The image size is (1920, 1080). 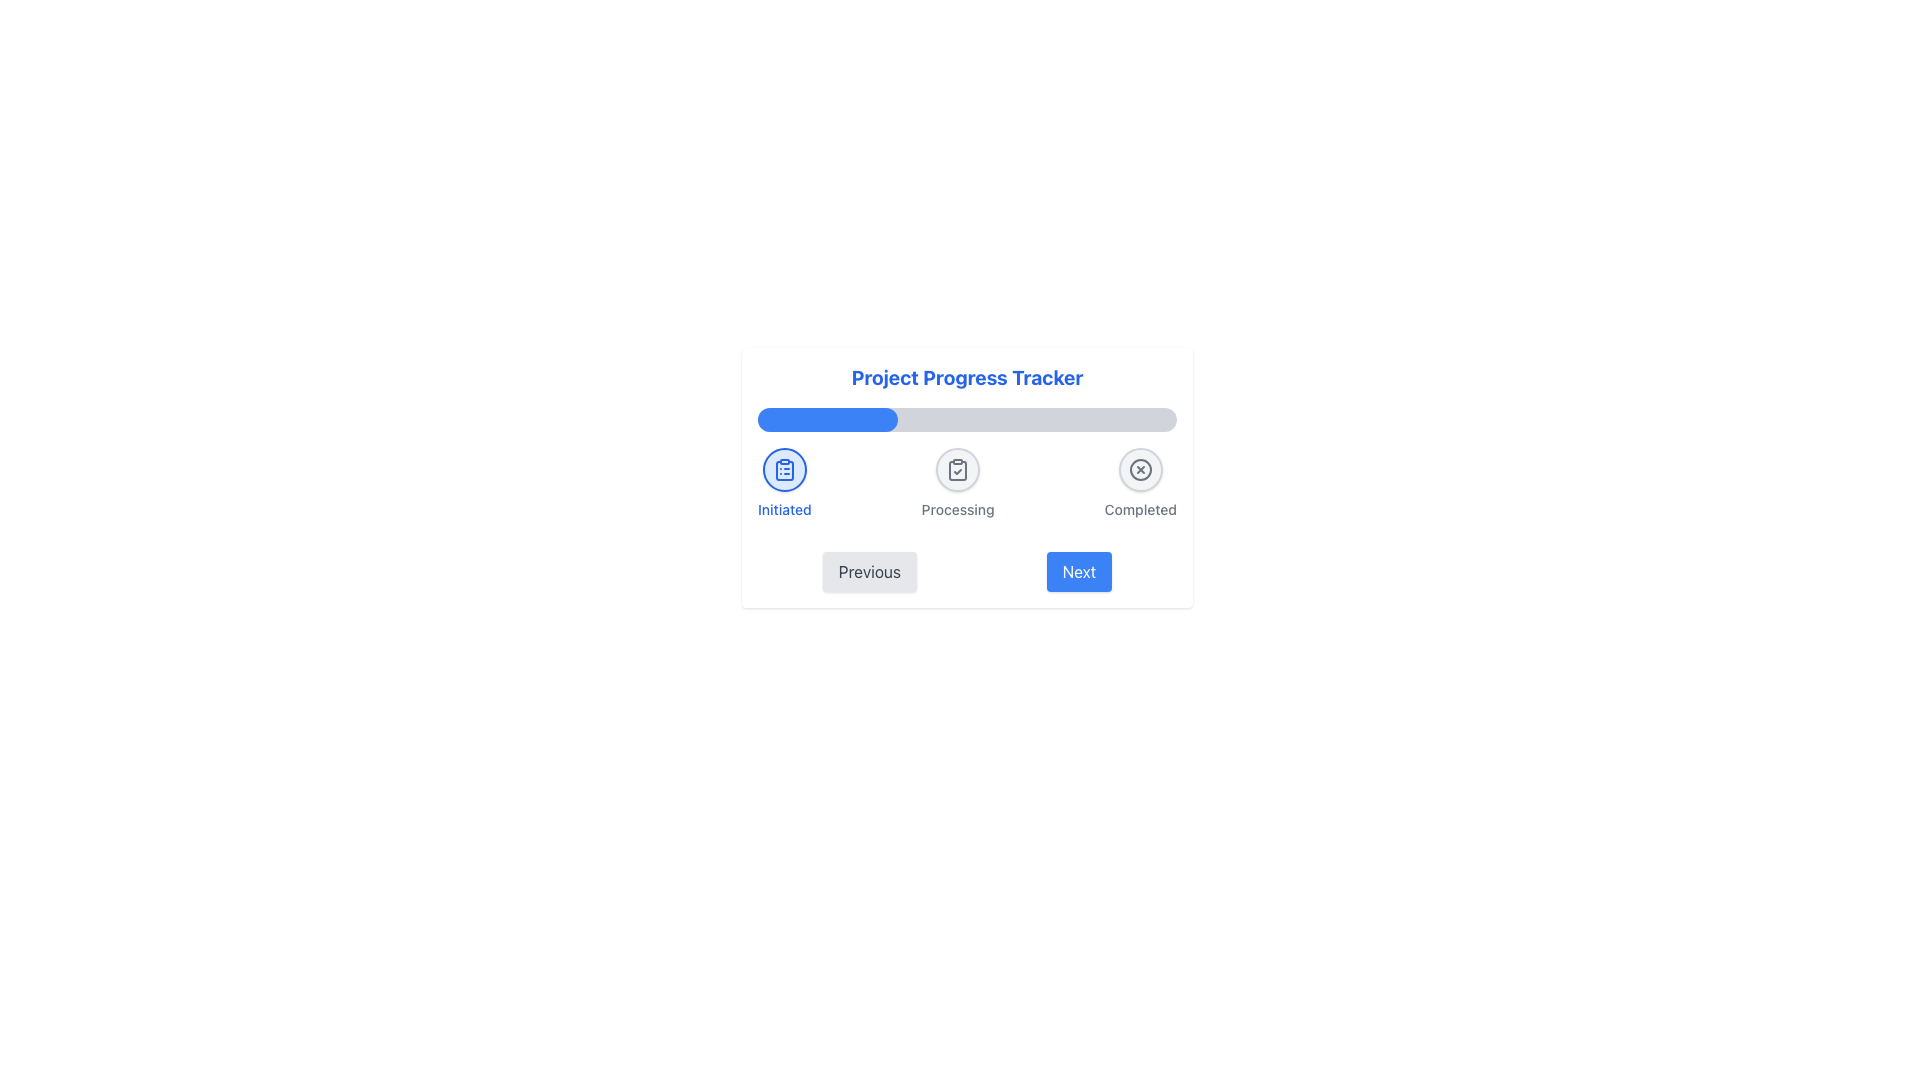 What do you see at coordinates (783, 470) in the screenshot?
I see `the 'Initiated' decorative icon in the project progress tracker, which is the first element in a horizontal sequence of three icons located at the top-left of the group` at bounding box center [783, 470].